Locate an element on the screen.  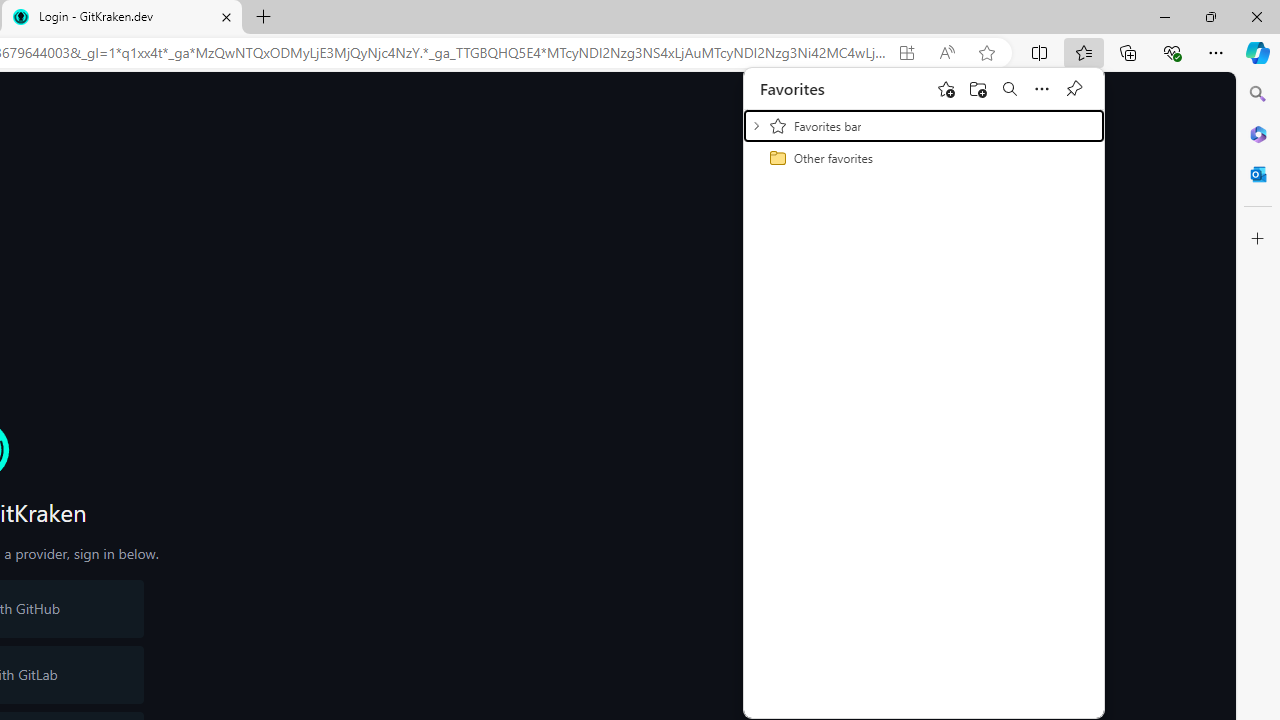
'Search favorites' is located at coordinates (1009, 87).